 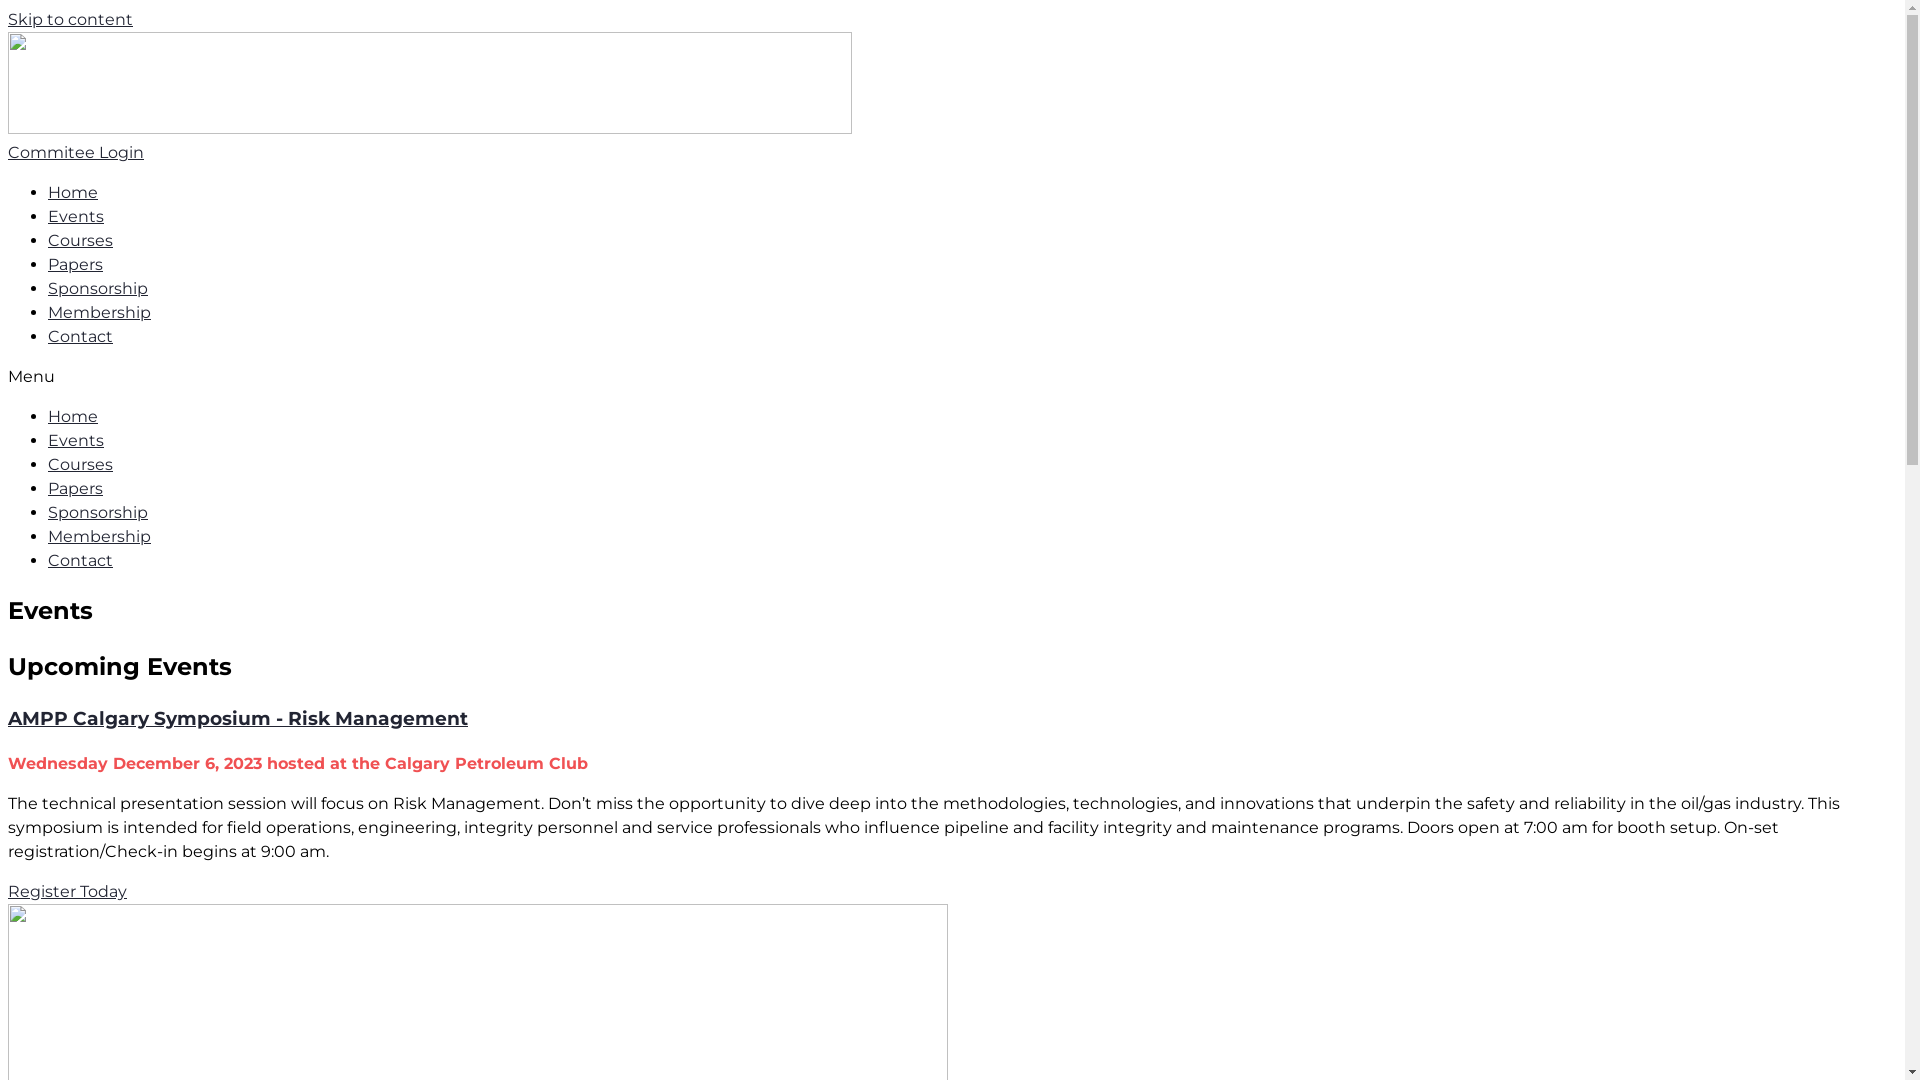 What do you see at coordinates (75, 488) in the screenshot?
I see `'Papers'` at bounding box center [75, 488].